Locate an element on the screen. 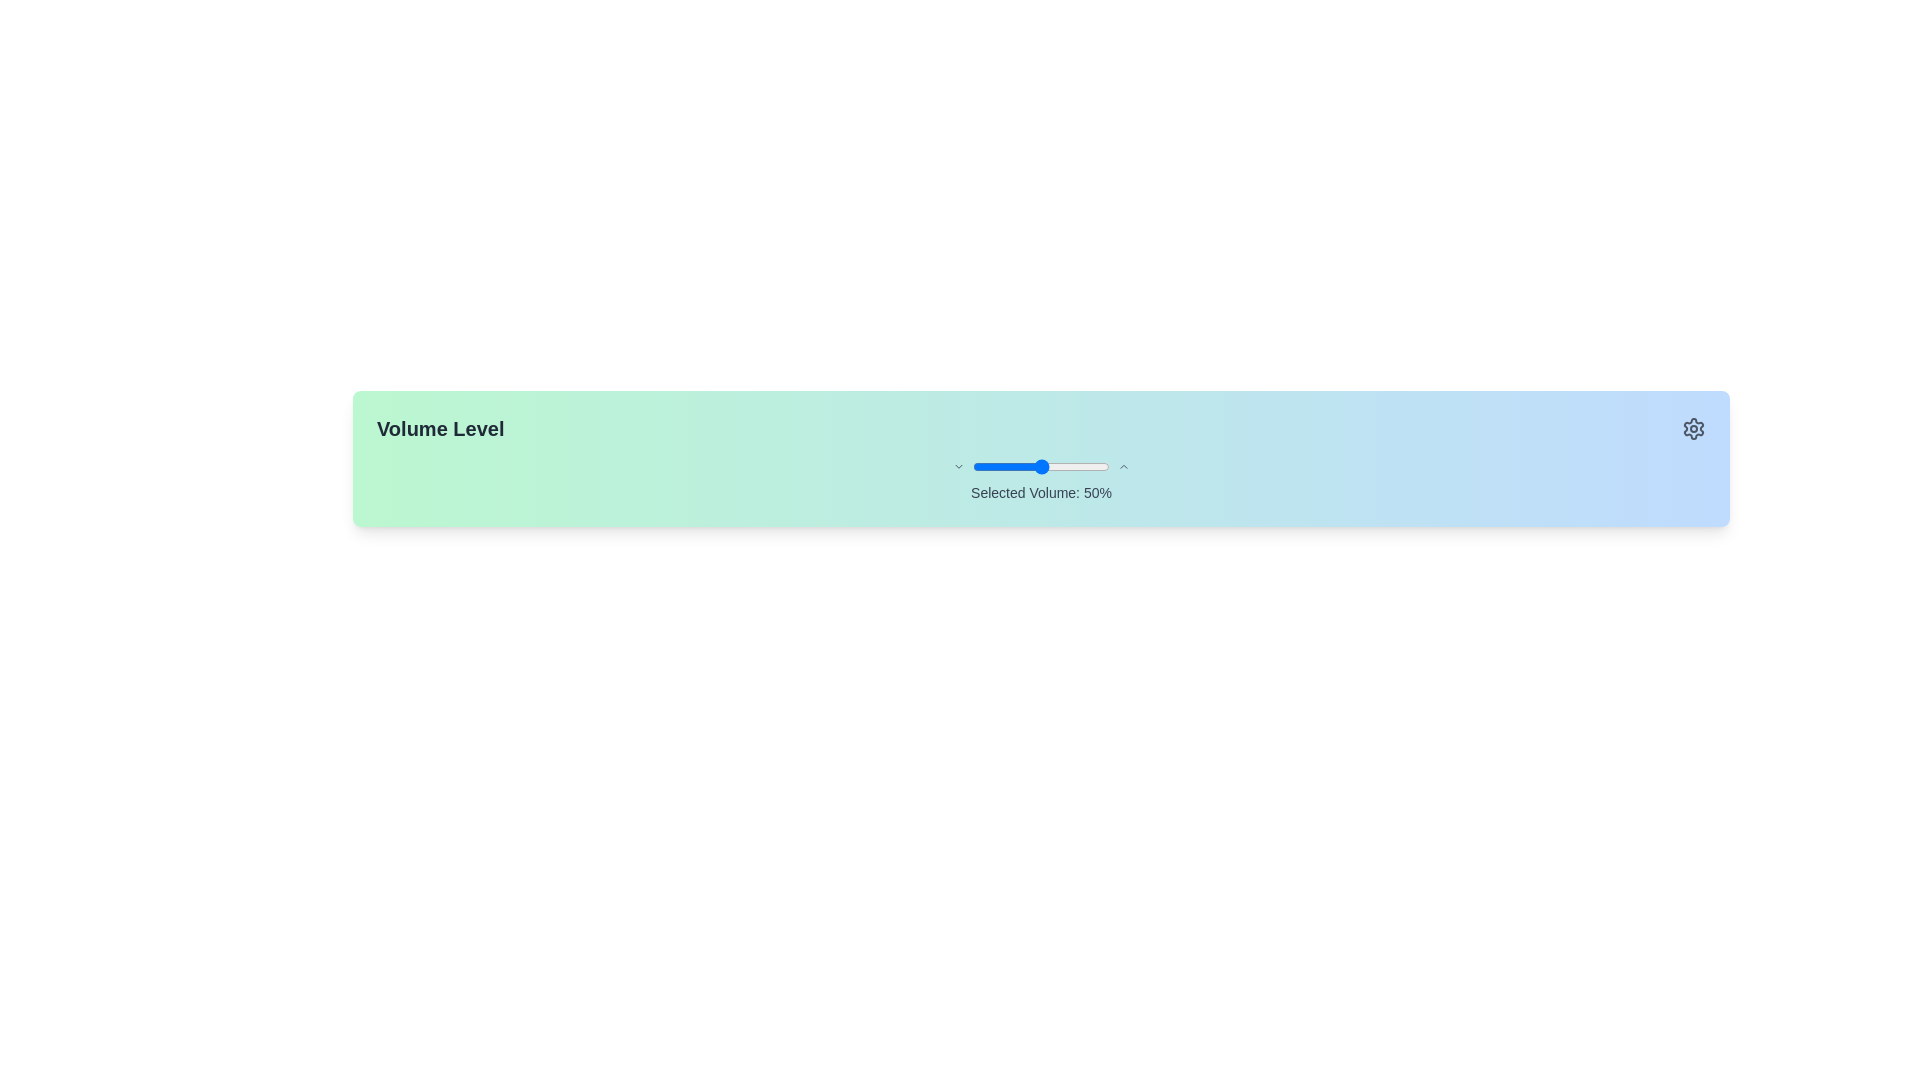  the horizontal slider located in the middle of the 'Selected Volume: 50%' widget, which is flanked by chevron icons for adjustments is located at coordinates (1040, 466).